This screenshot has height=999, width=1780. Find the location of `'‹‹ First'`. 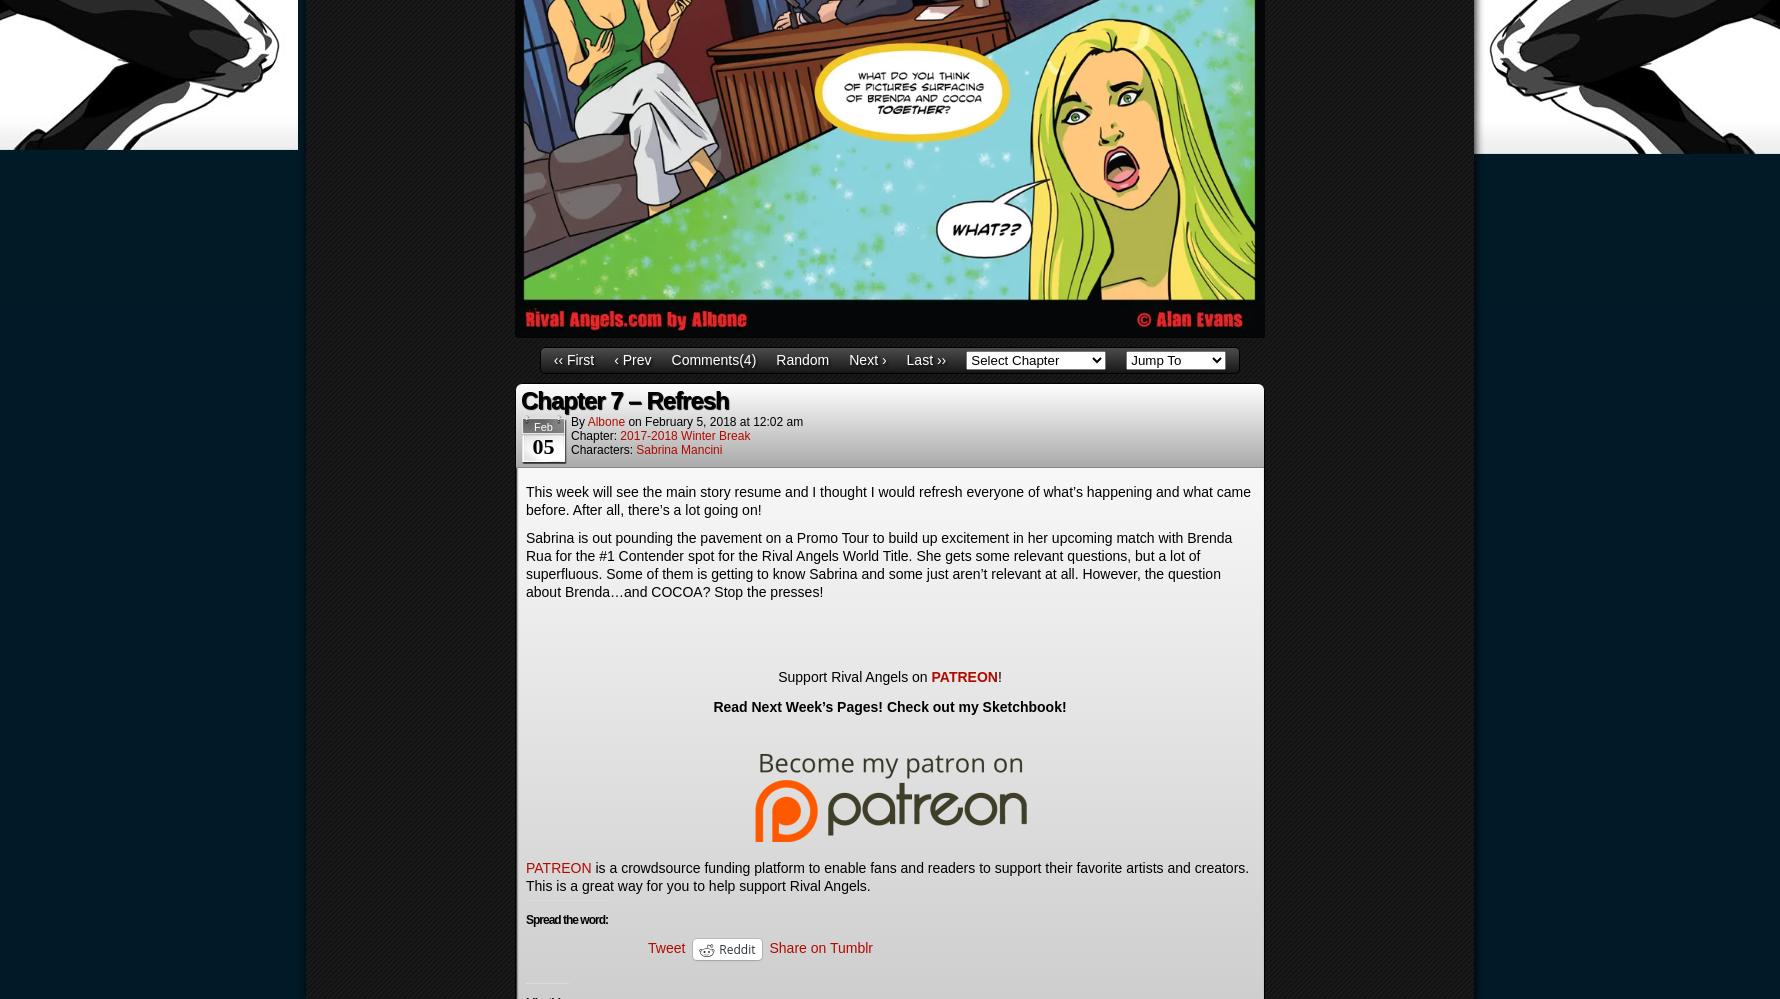

'‹‹ First' is located at coordinates (572, 360).